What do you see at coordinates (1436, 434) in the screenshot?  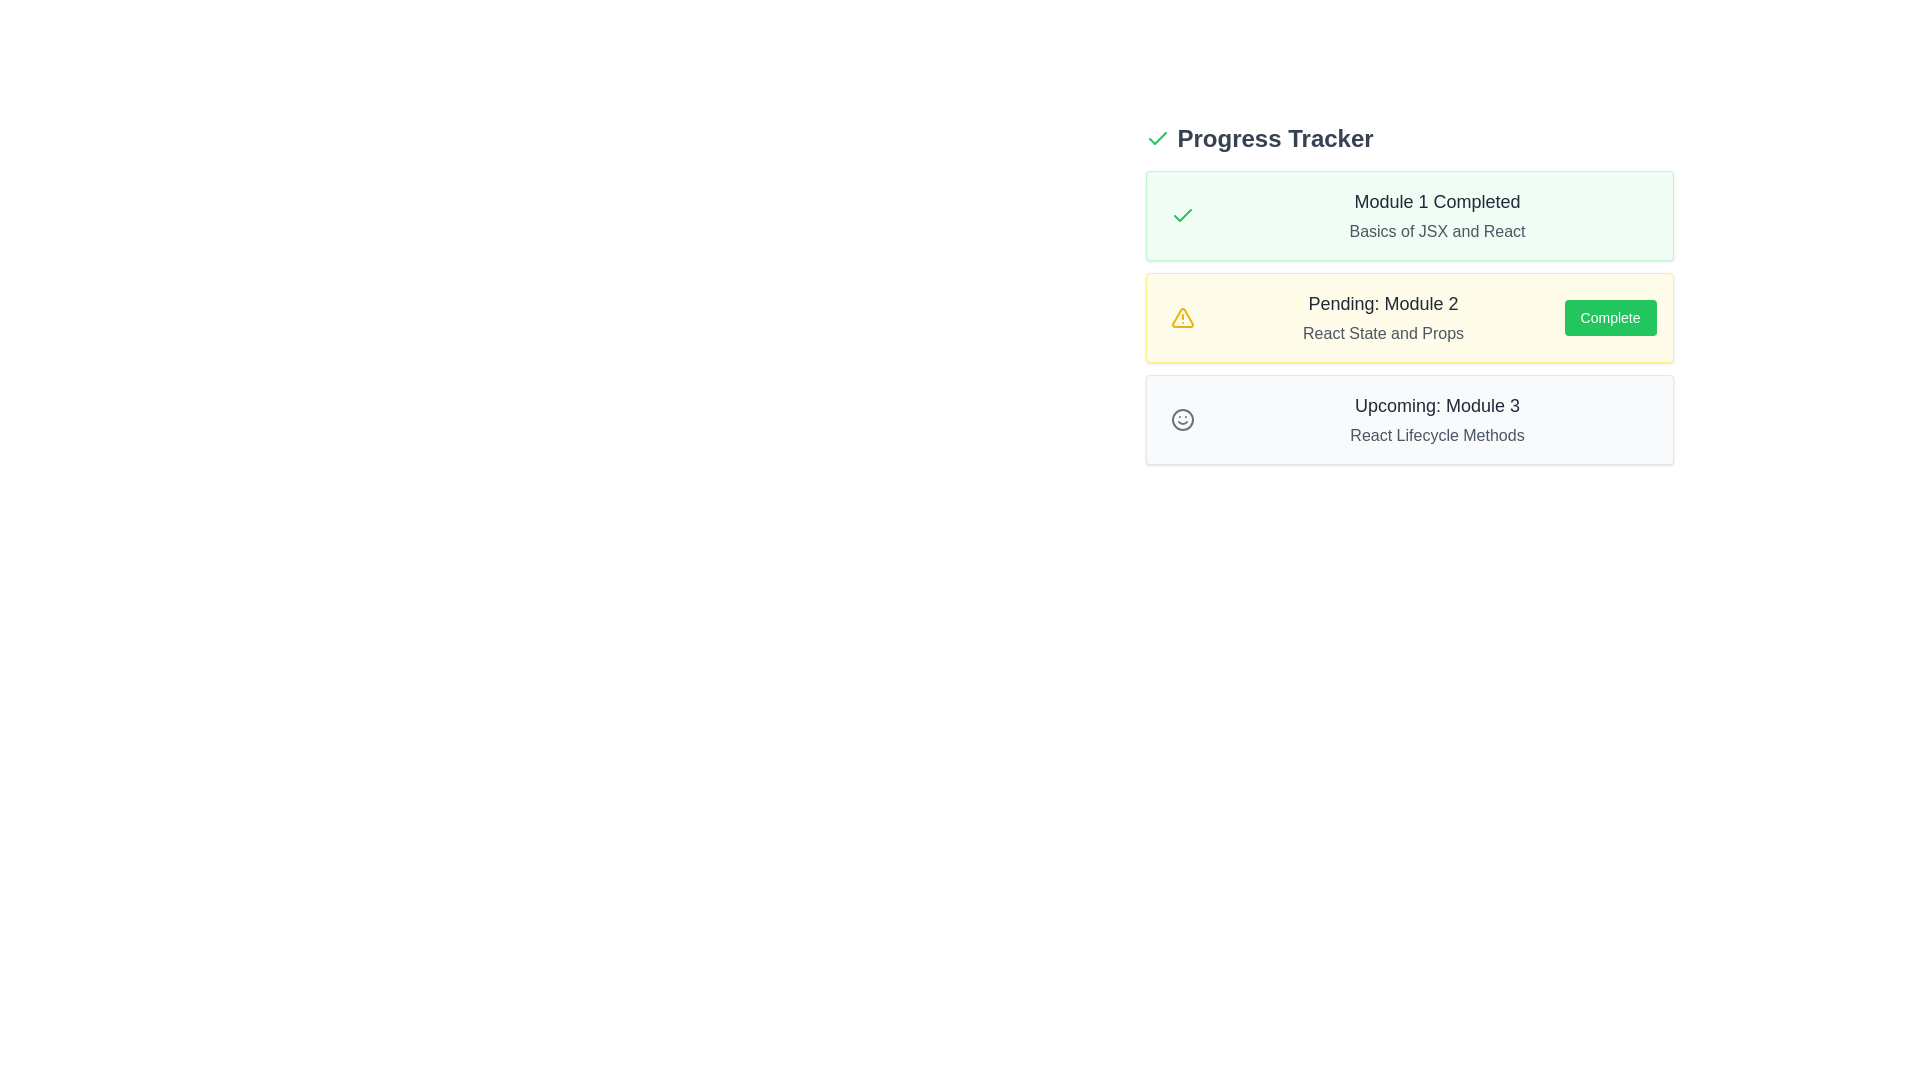 I see `the informational text label located below the 'Upcoming: Module 3' header in the third section of the progress tracker to focus on it` at bounding box center [1436, 434].